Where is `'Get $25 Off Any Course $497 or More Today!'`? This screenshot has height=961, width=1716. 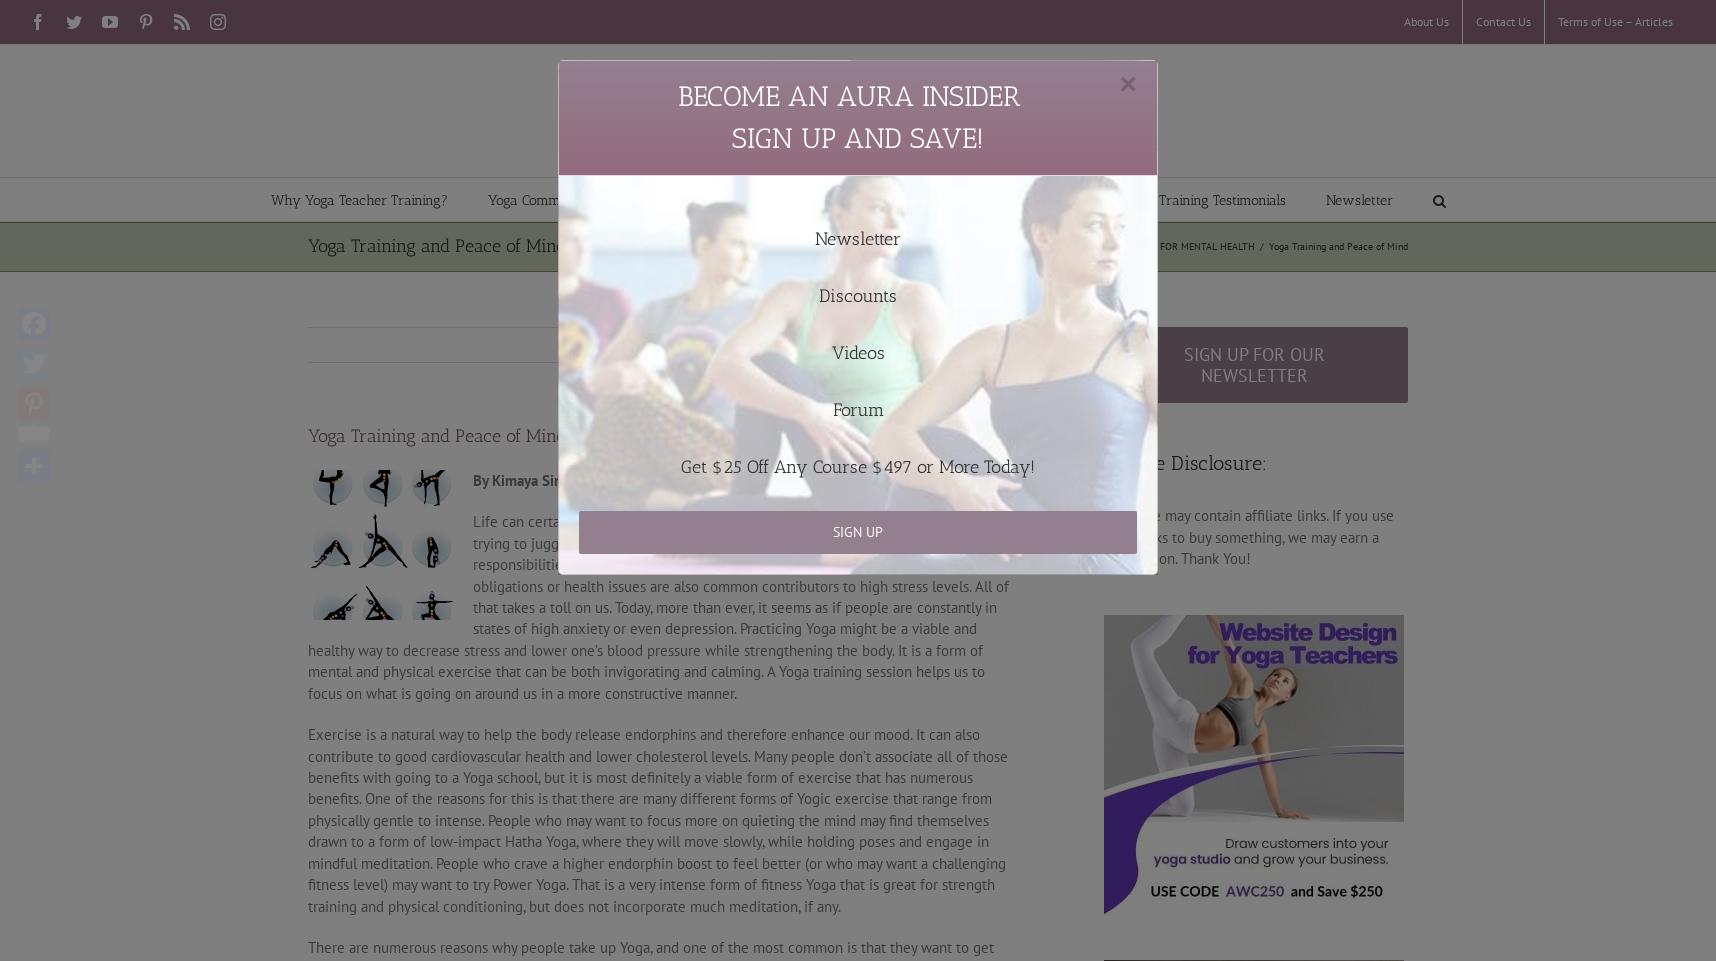 'Get $25 Off Any Course $497 or More Today!' is located at coordinates (858, 466).